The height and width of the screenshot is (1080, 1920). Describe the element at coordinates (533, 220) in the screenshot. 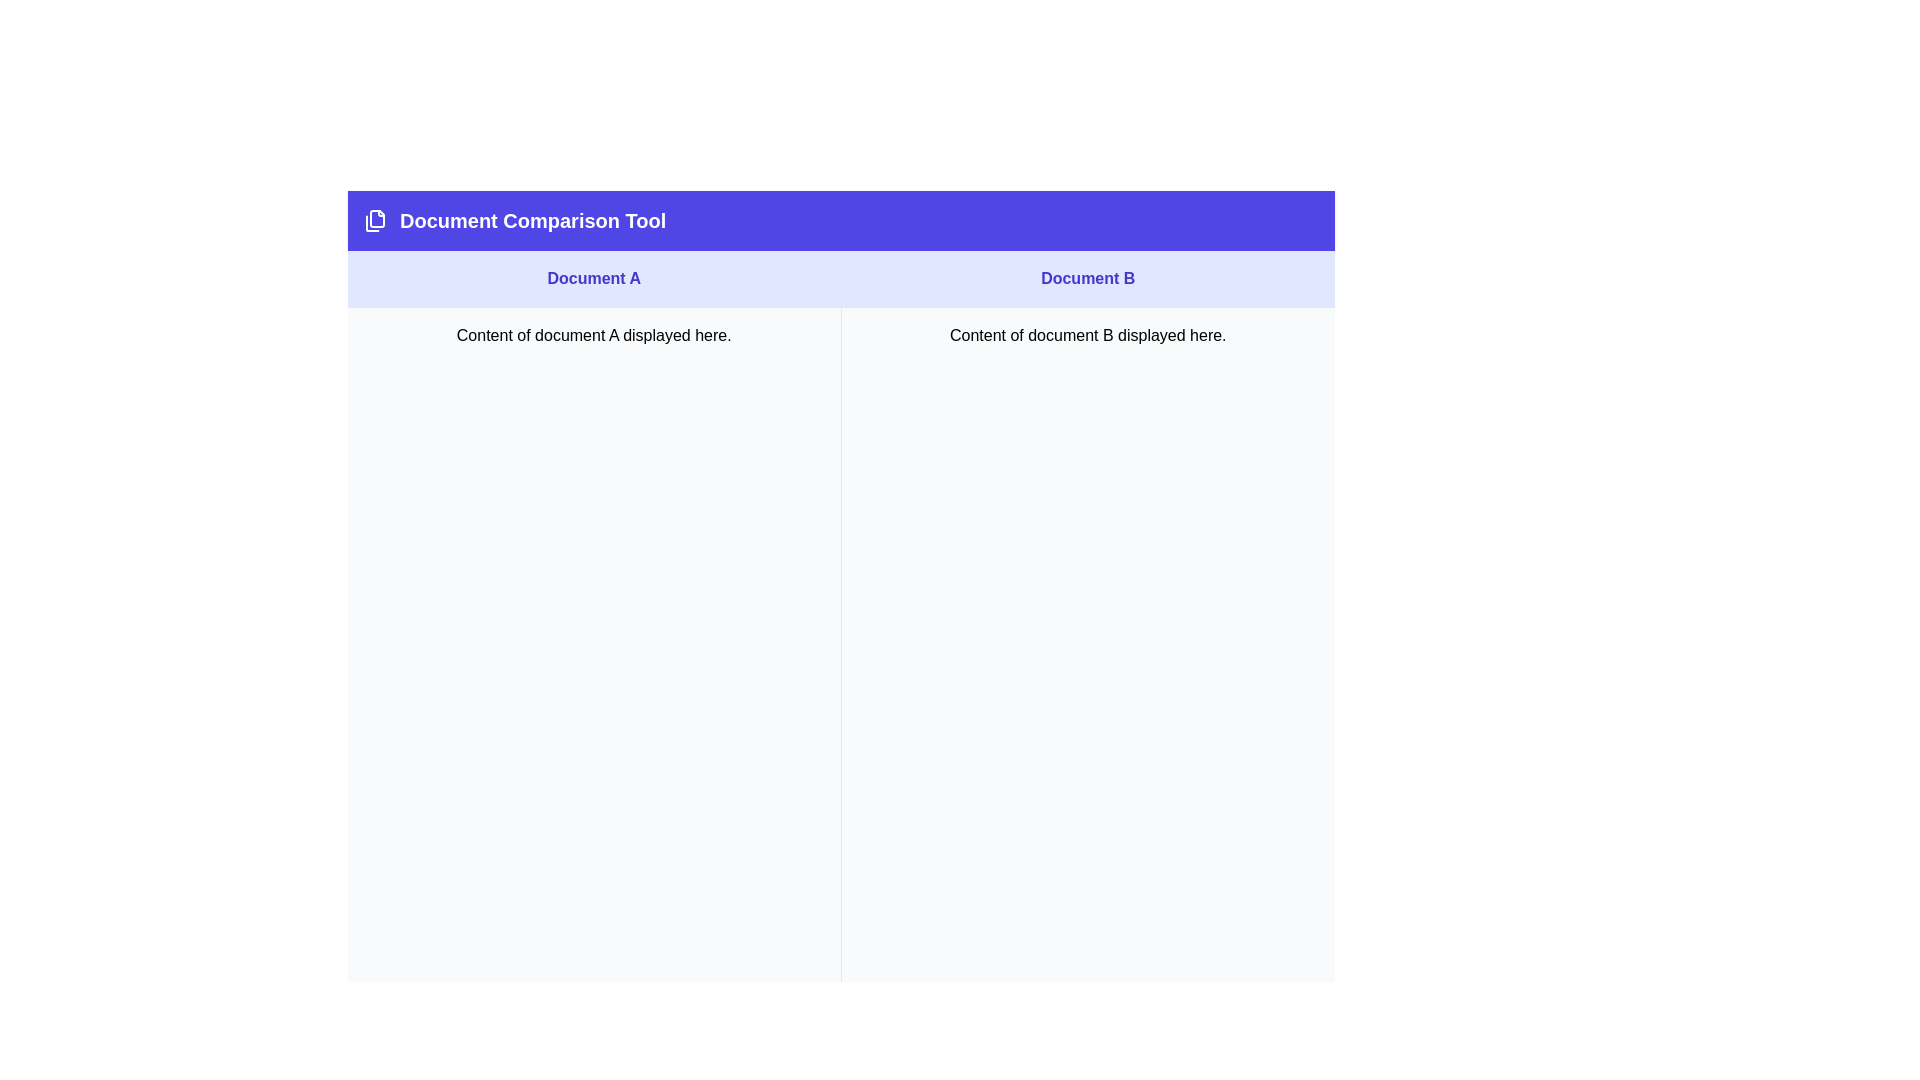

I see `the title 'Document Comparison Tool' located in the top horizontal purple bar, which is the only textual element in that area` at that location.